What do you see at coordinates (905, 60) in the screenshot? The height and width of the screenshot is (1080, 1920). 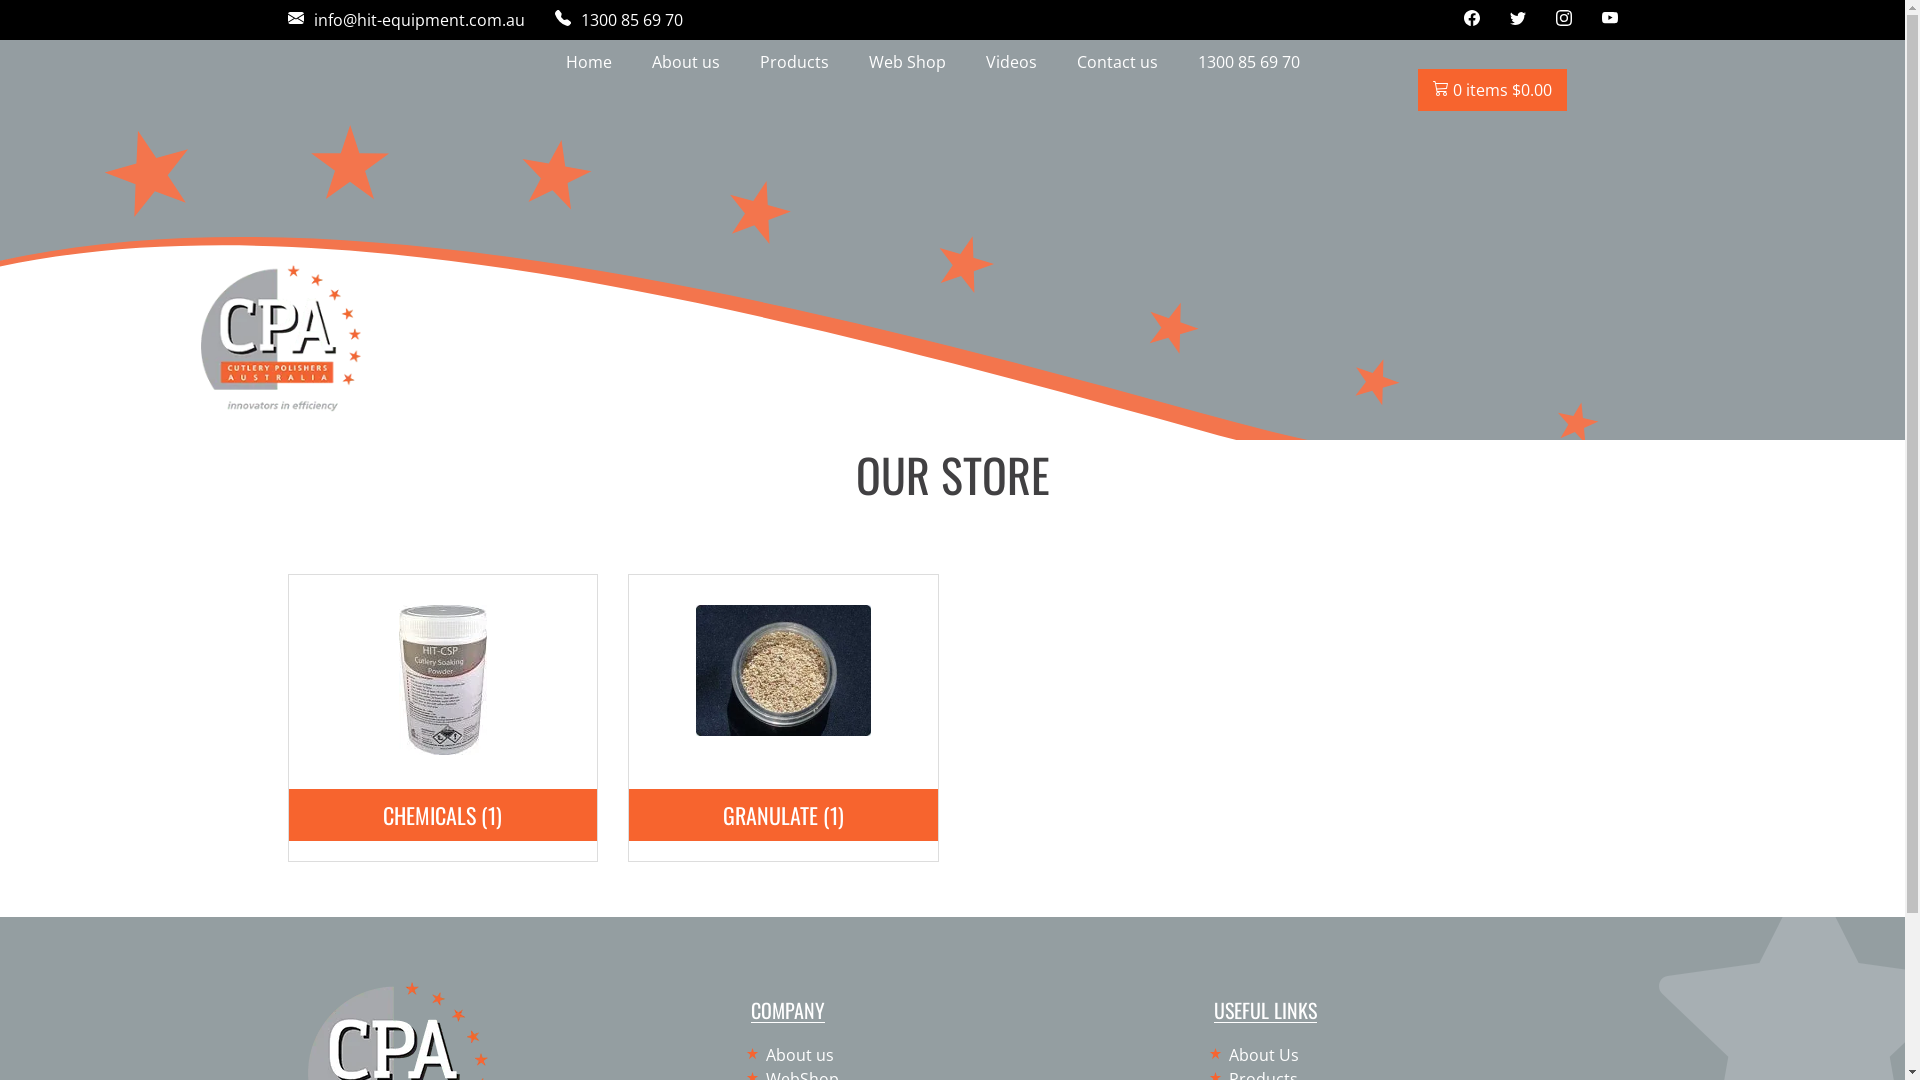 I see `'Web Shop'` at bounding box center [905, 60].